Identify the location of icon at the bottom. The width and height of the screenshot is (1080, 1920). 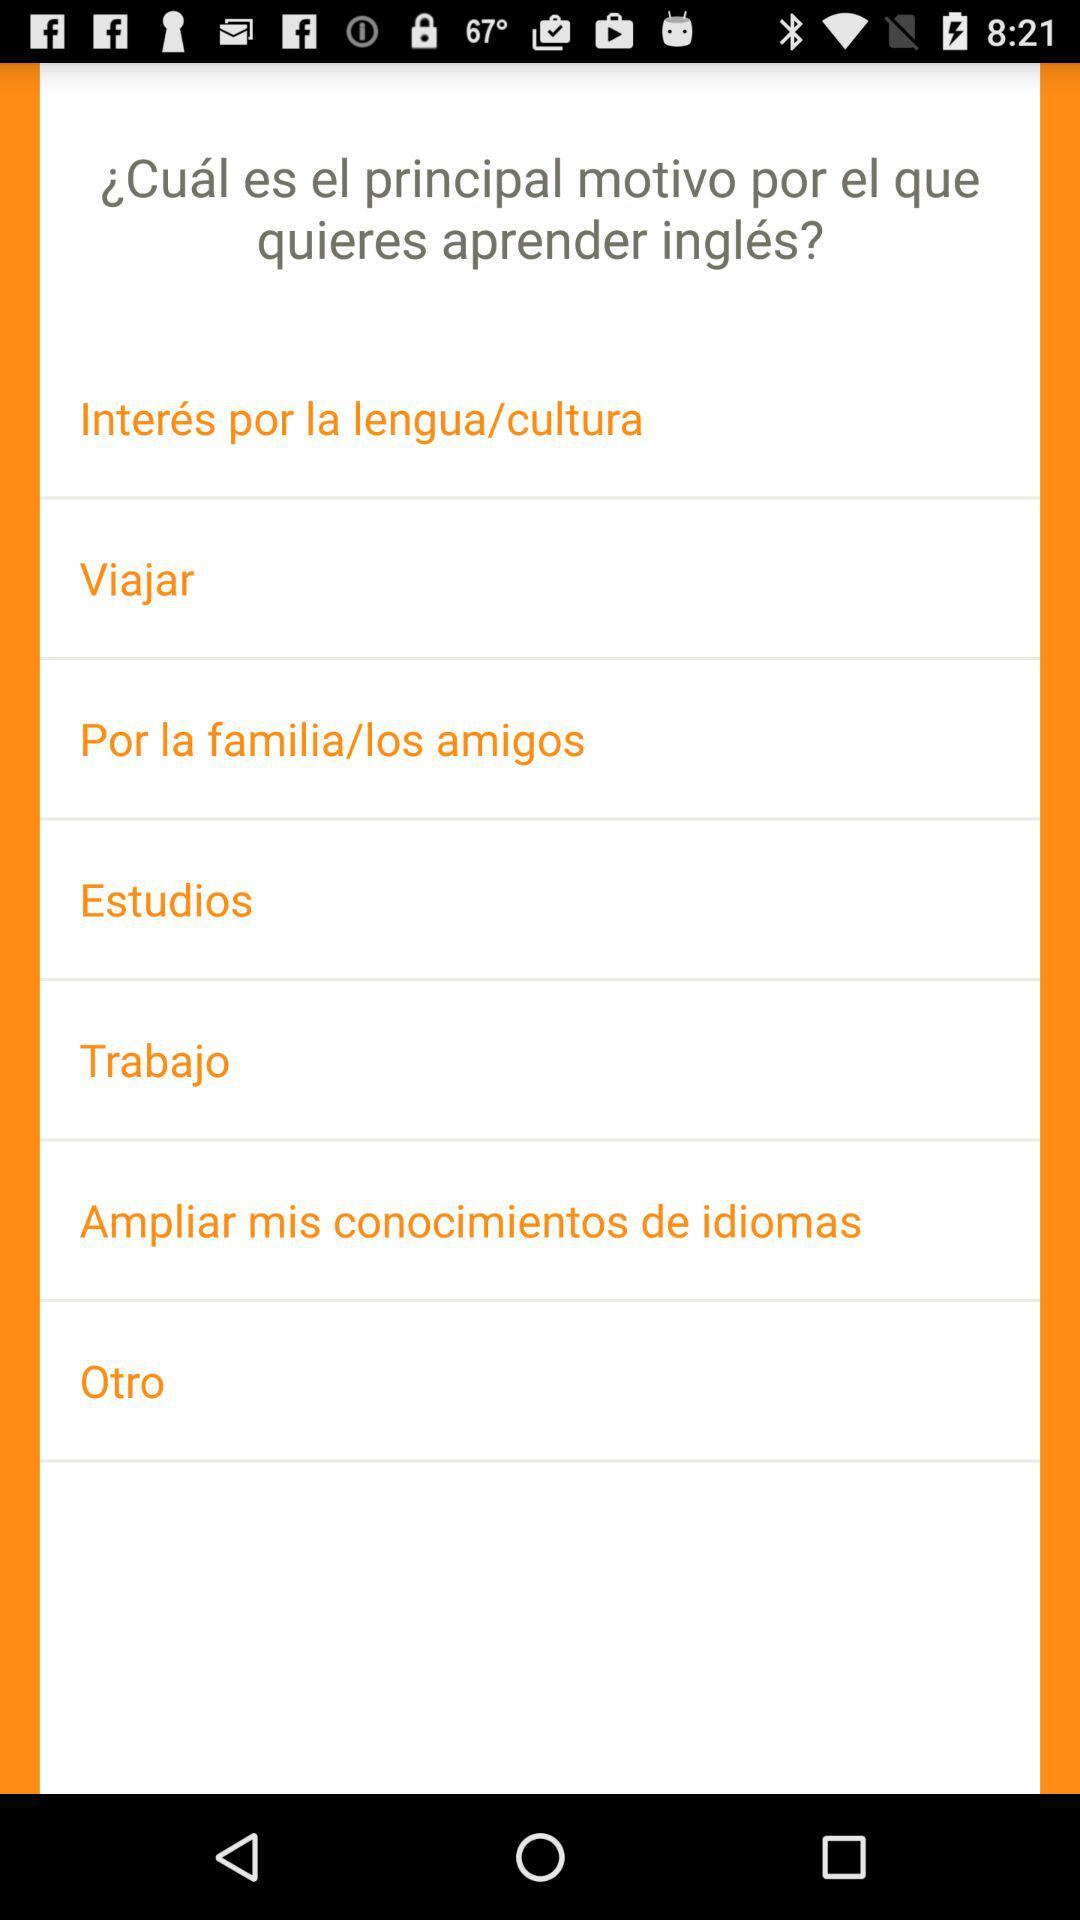
(540, 1379).